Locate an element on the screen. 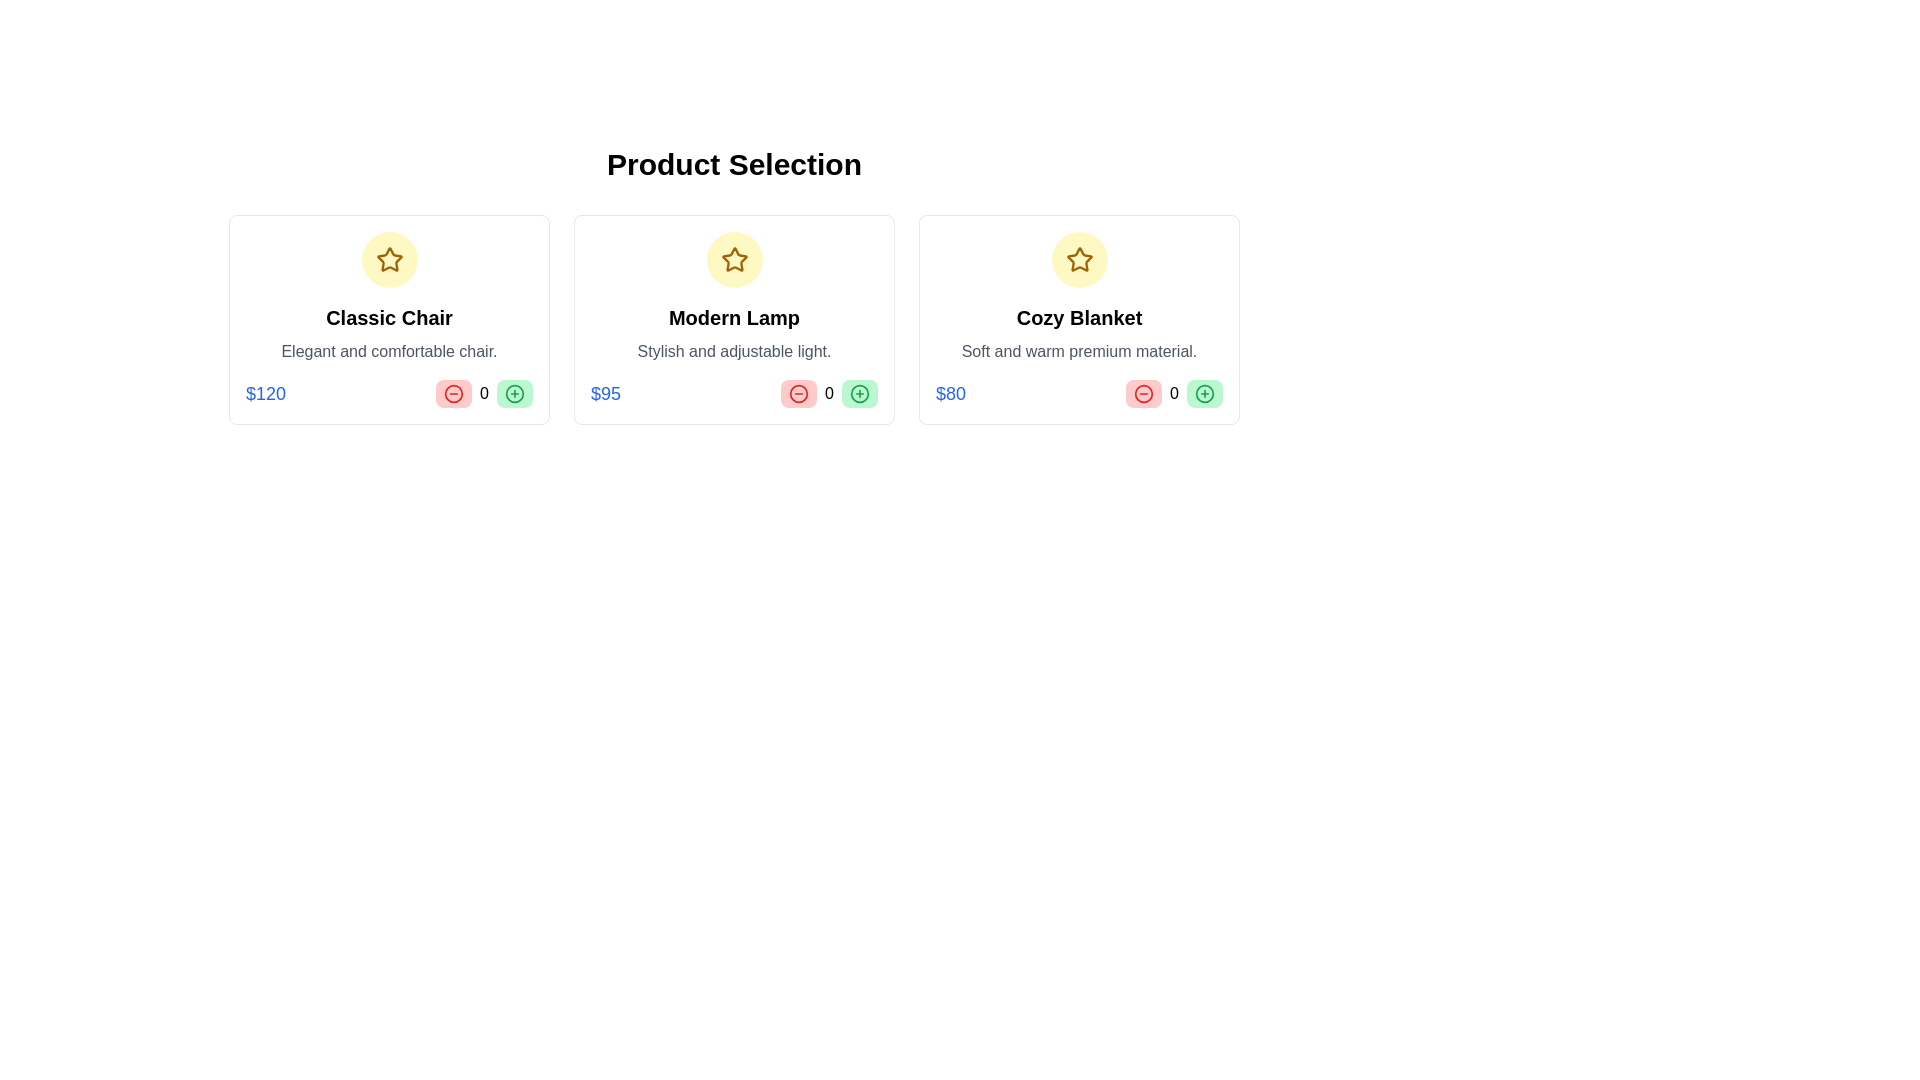 Image resolution: width=1920 pixels, height=1080 pixels. the decorative circle or icon background located at the bottom right corner of the 'Classic Chair' product card is located at coordinates (514, 393).